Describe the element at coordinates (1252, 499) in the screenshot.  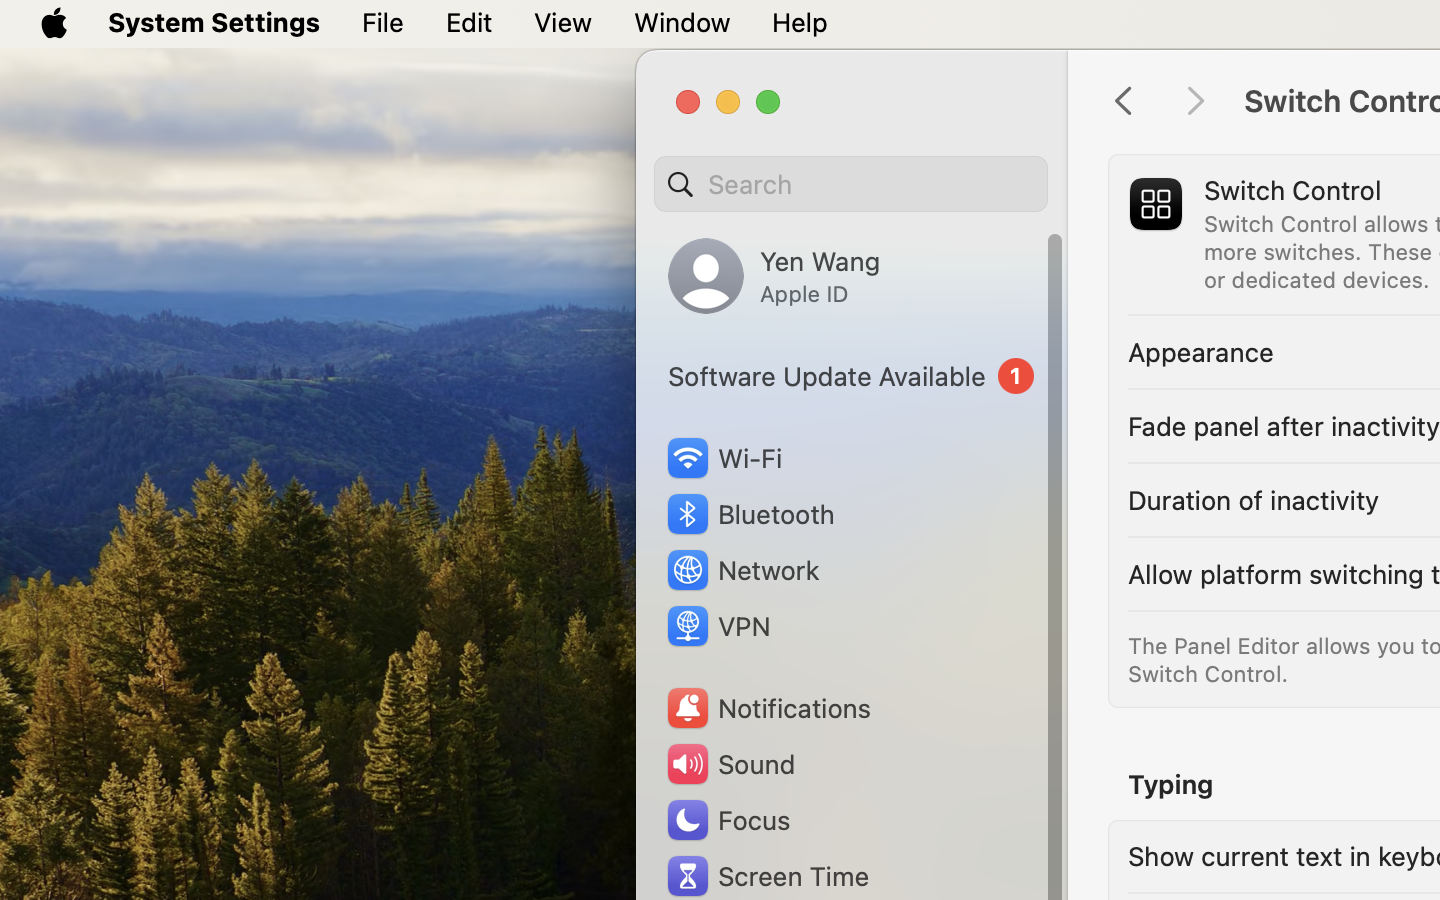
I see `'Duration of inactivity'` at that location.